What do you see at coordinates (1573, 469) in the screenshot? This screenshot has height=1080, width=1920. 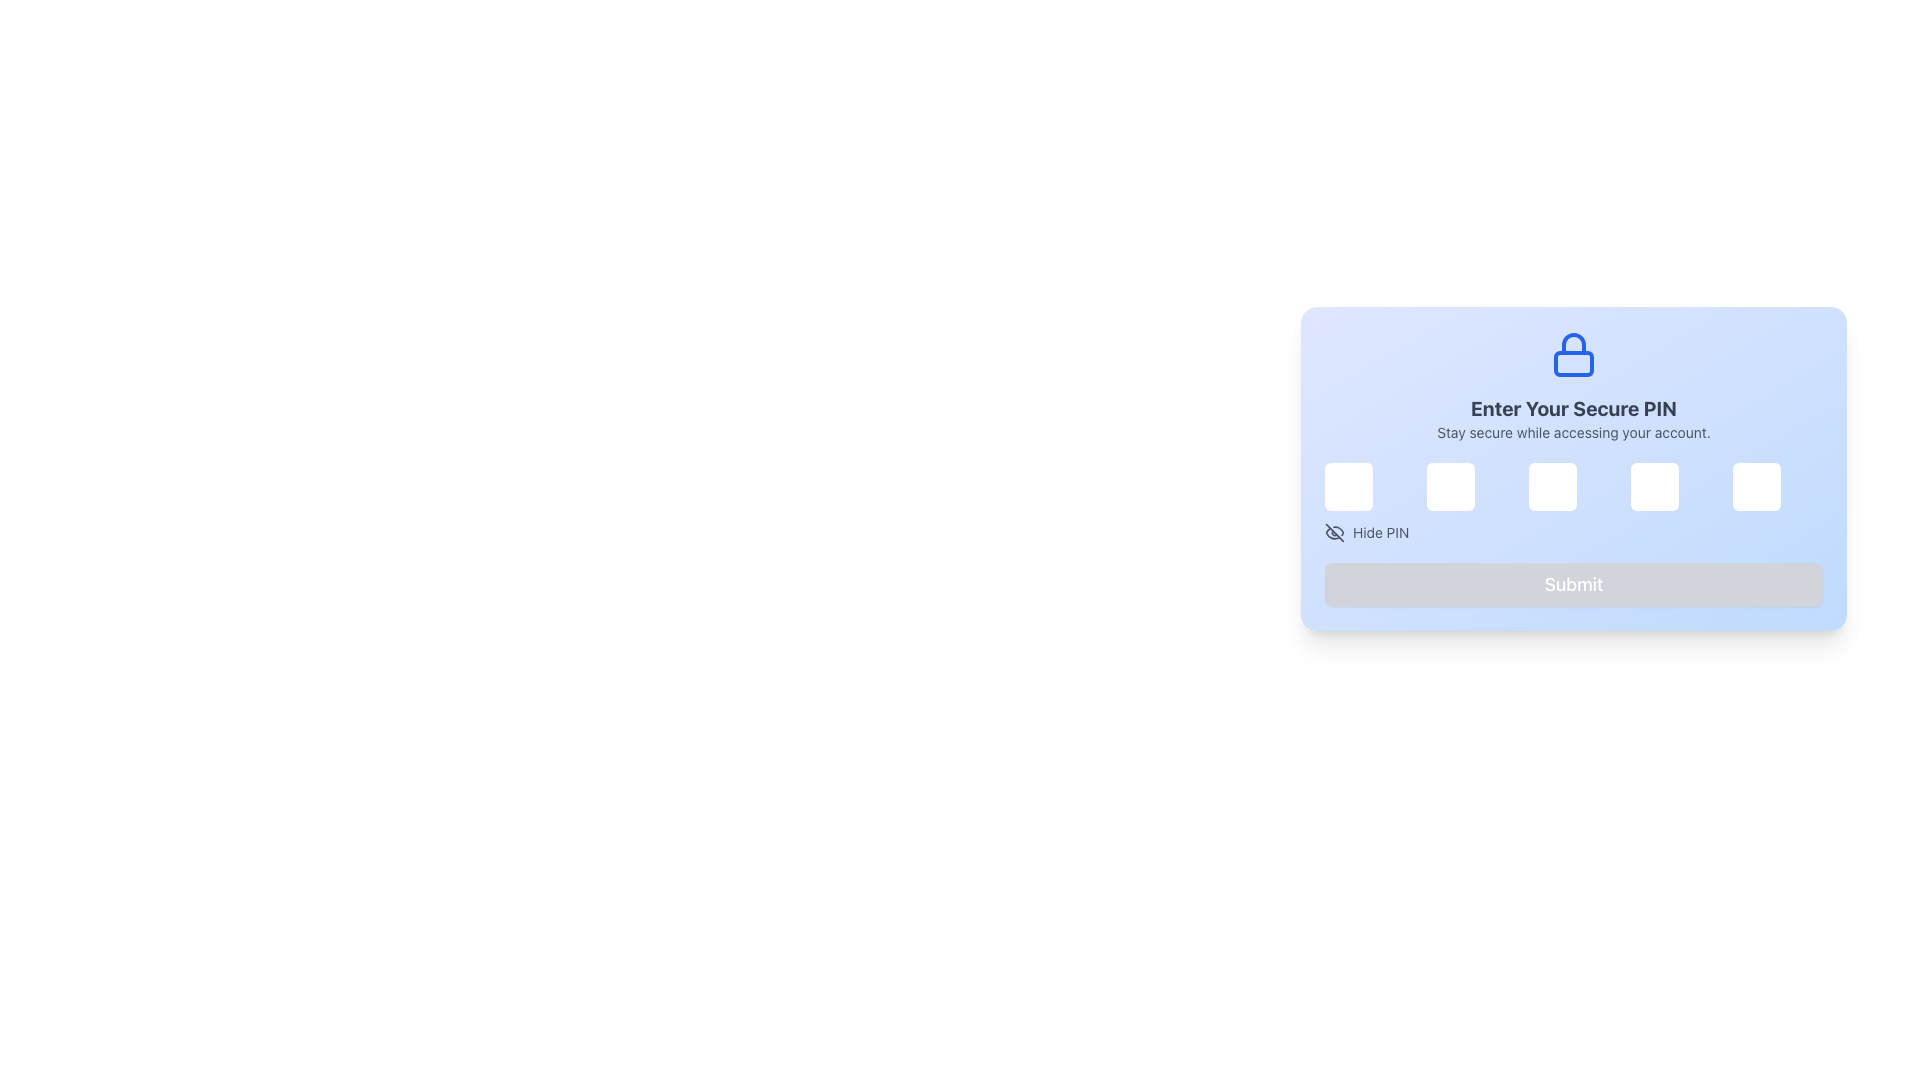 I see `the third PIN input box within the modal titled 'Enter Your Secure PIN' to focus on it` at bounding box center [1573, 469].